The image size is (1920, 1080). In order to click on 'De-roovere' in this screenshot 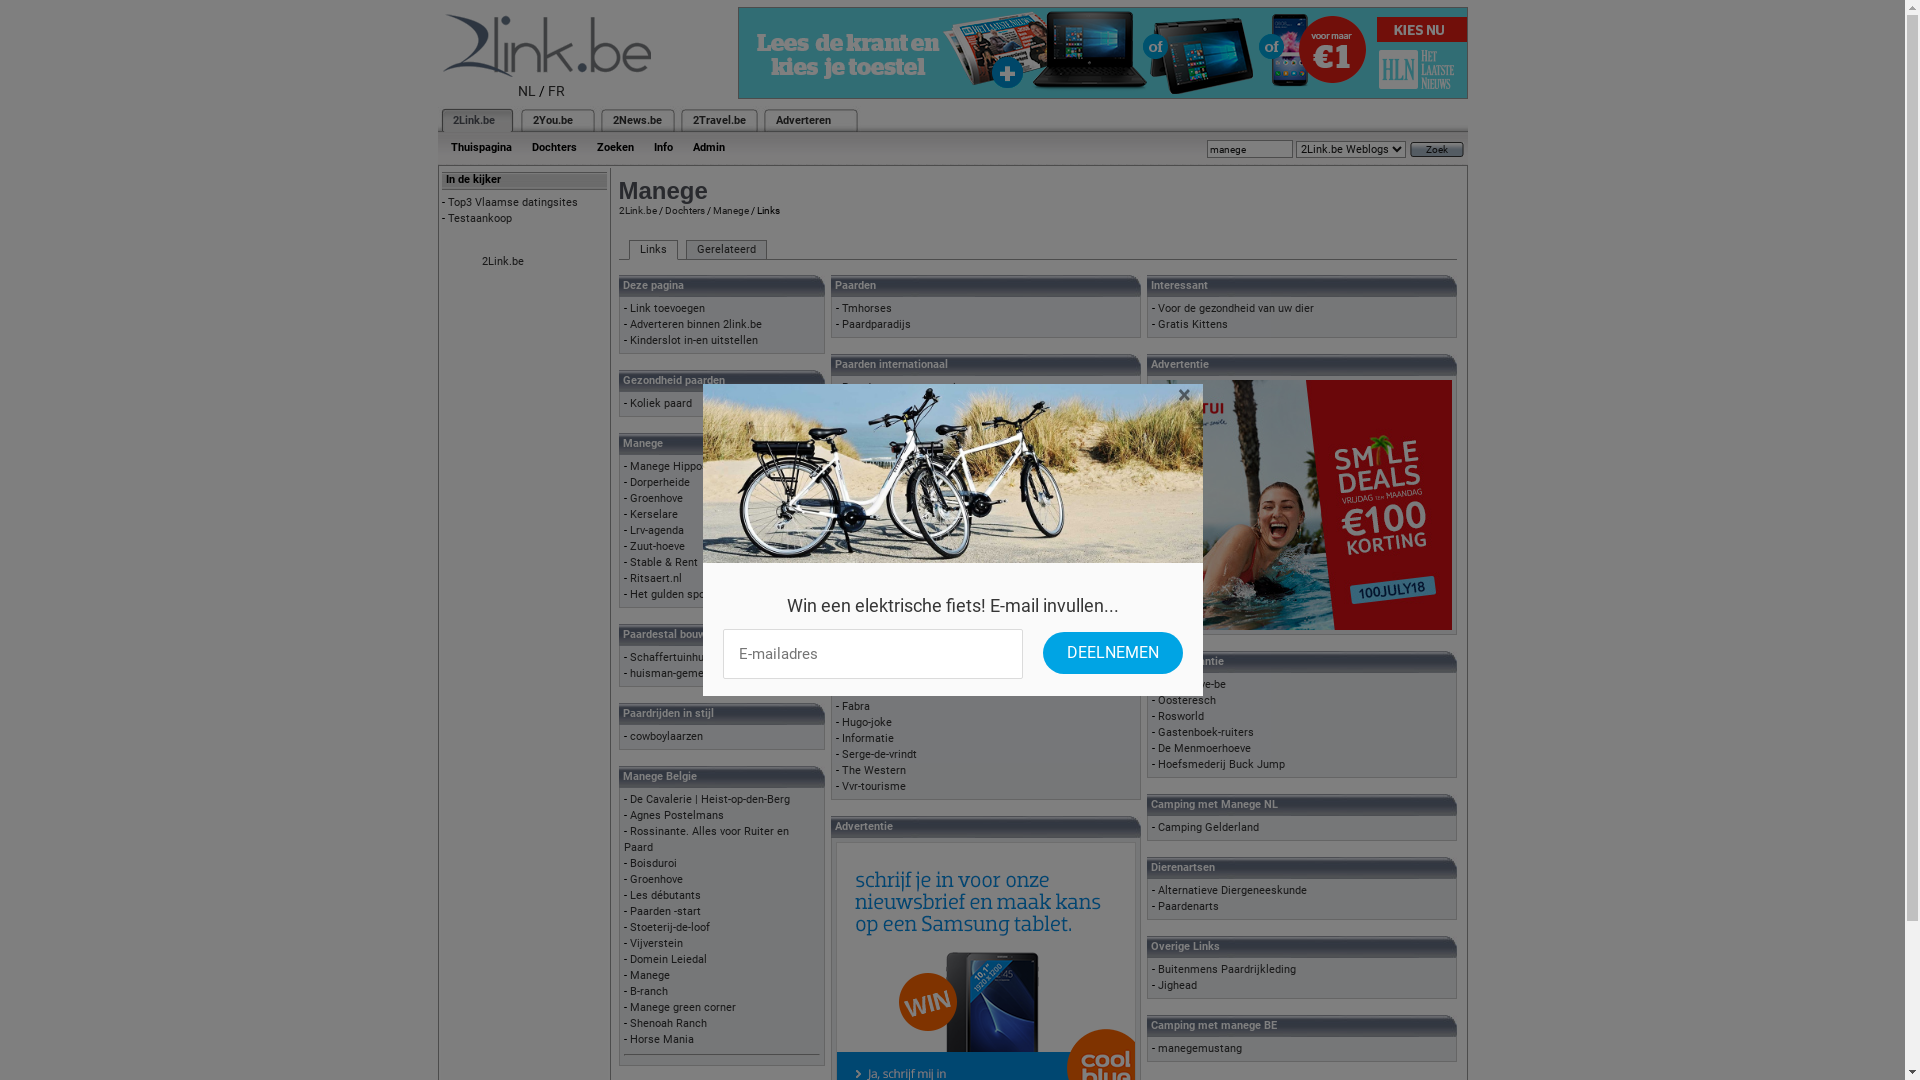, I will do `click(868, 418)`.